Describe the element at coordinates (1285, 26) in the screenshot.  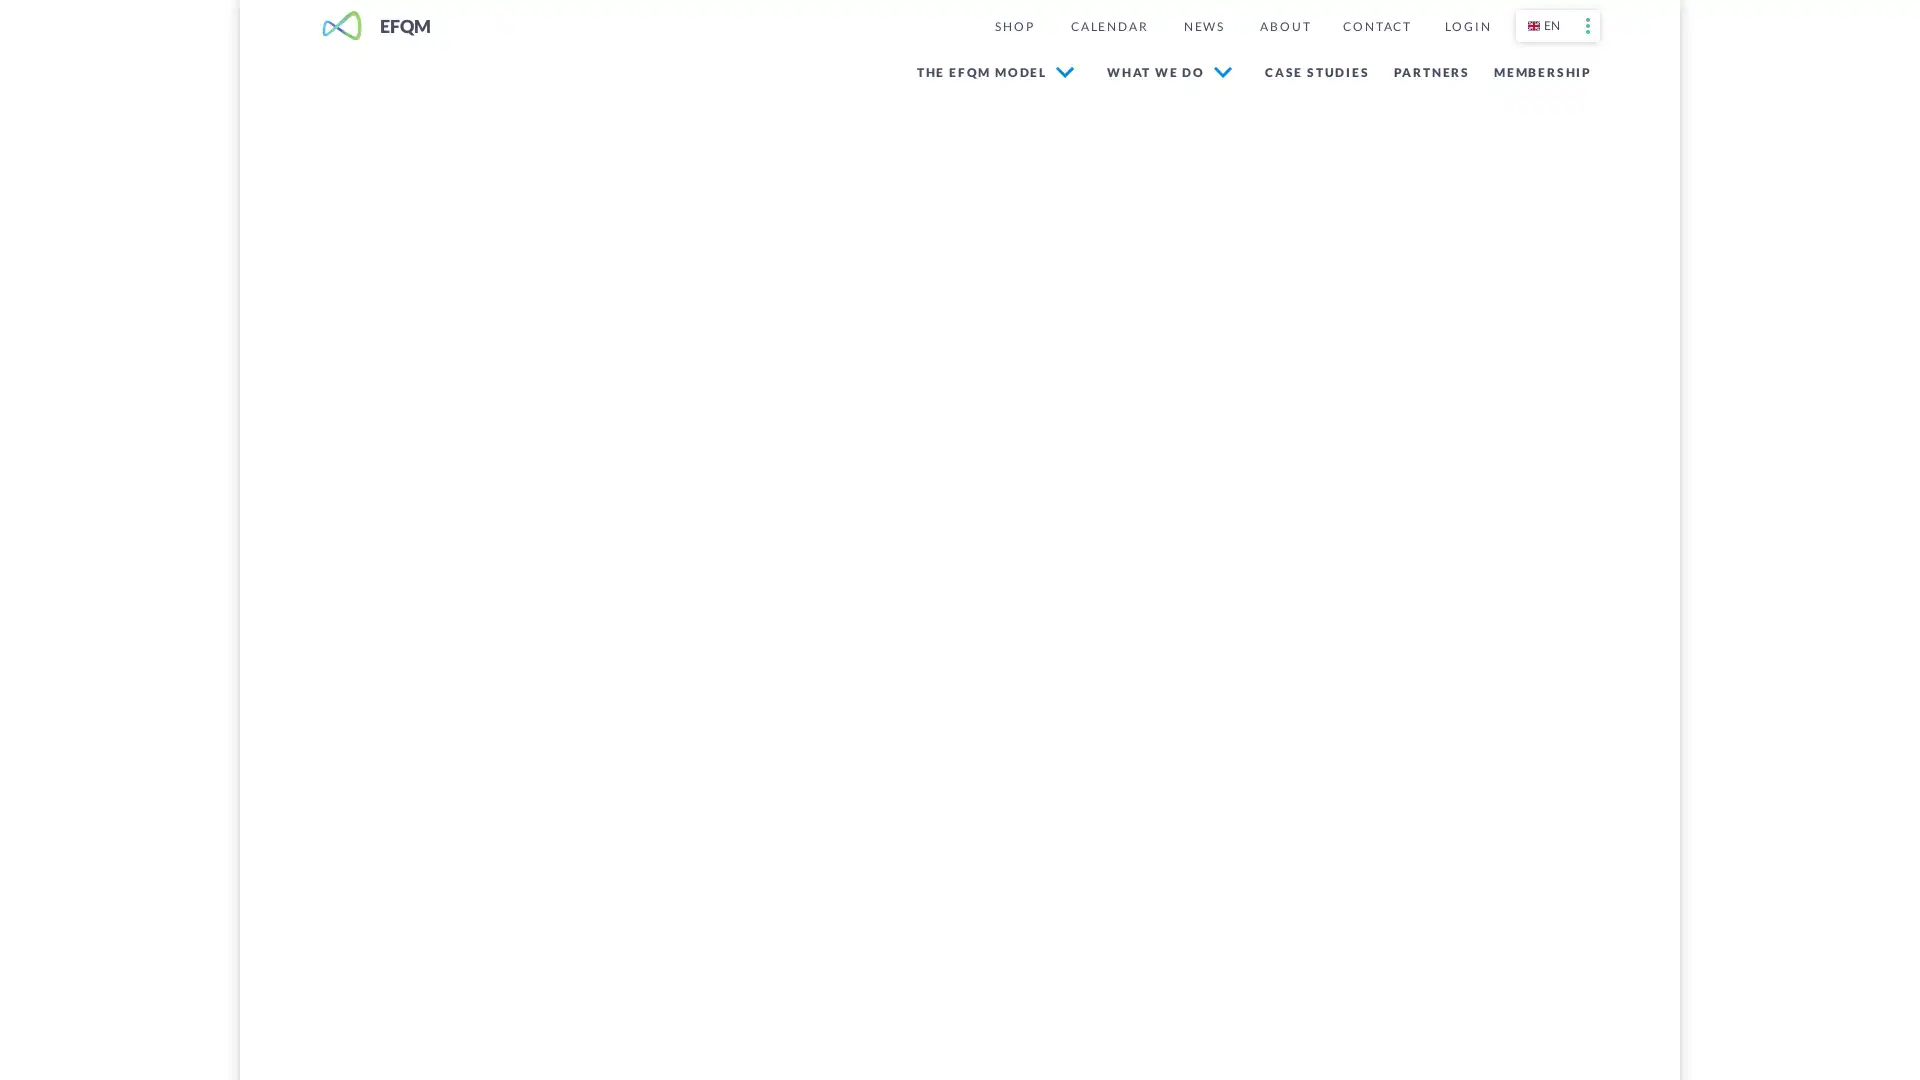
I see `ABOUT` at that location.